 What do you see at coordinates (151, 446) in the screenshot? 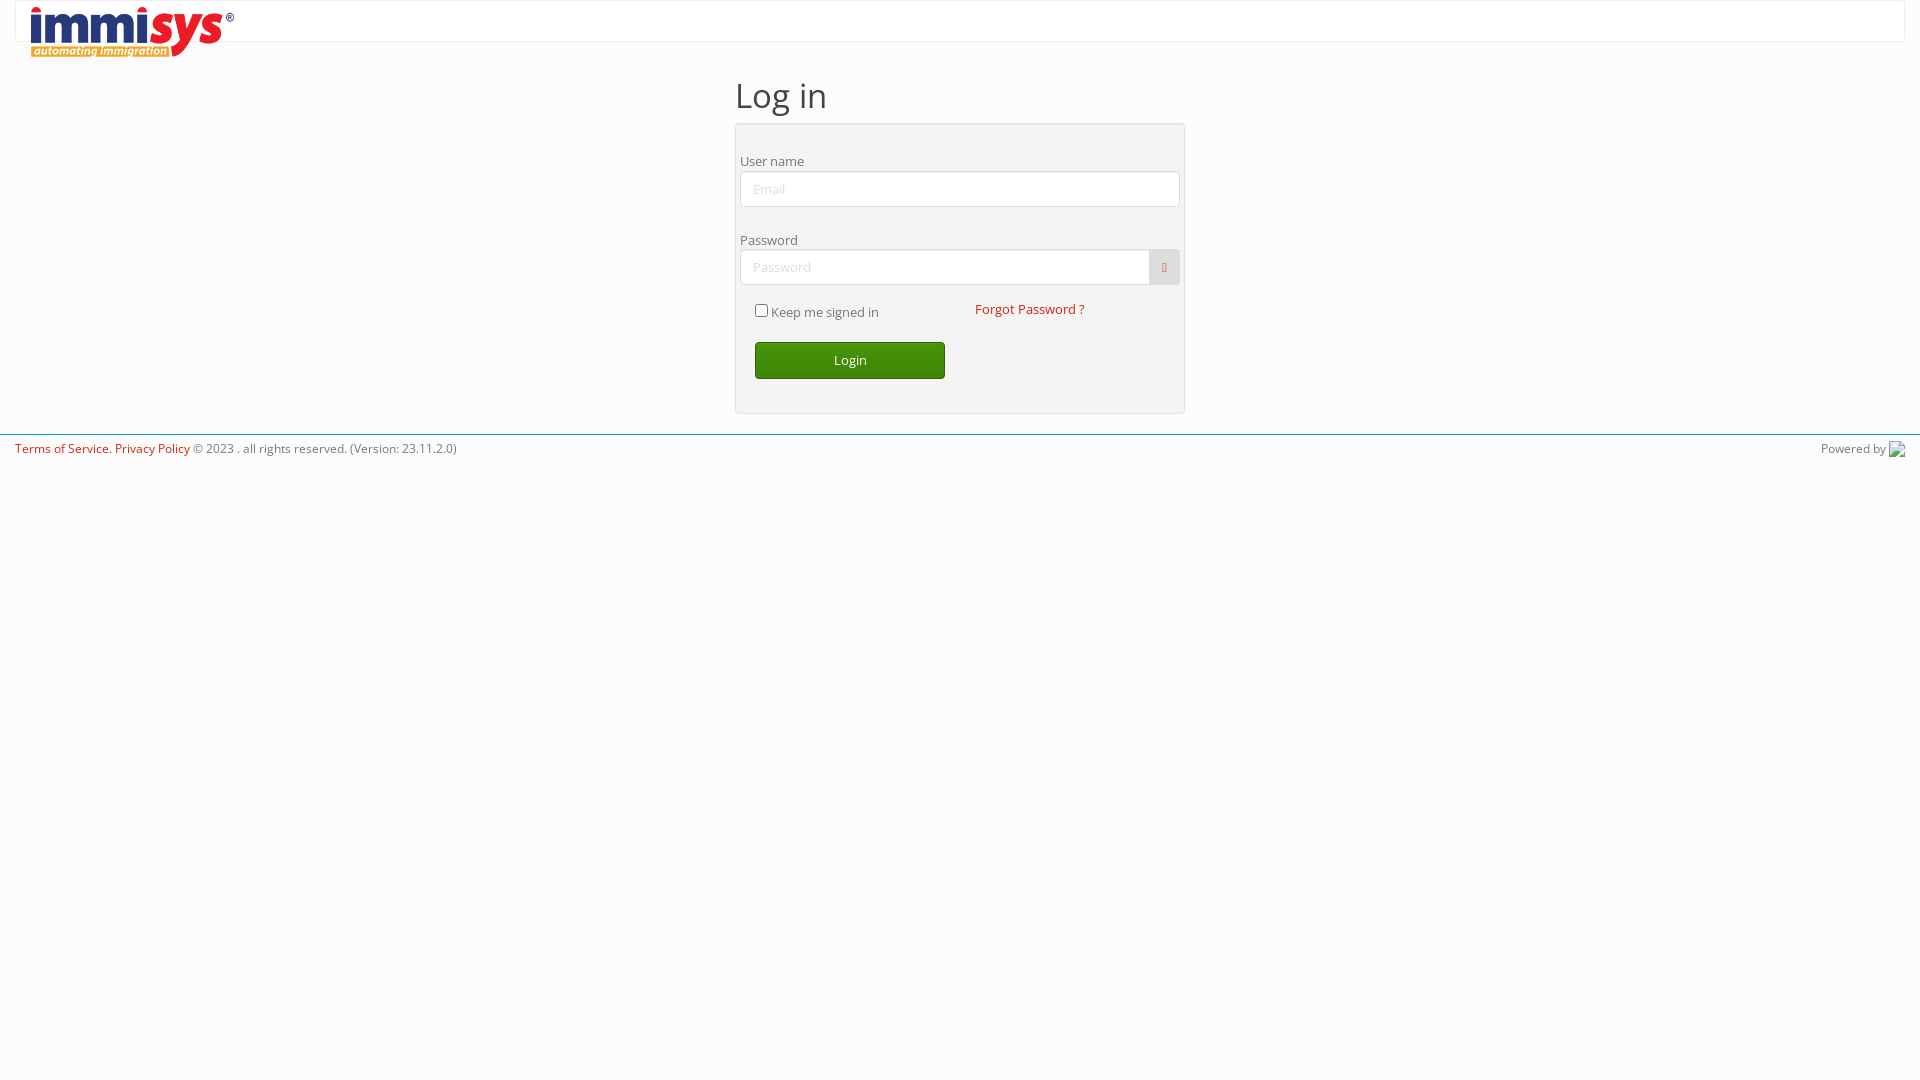
I see `'Privacy Policy'` at bounding box center [151, 446].